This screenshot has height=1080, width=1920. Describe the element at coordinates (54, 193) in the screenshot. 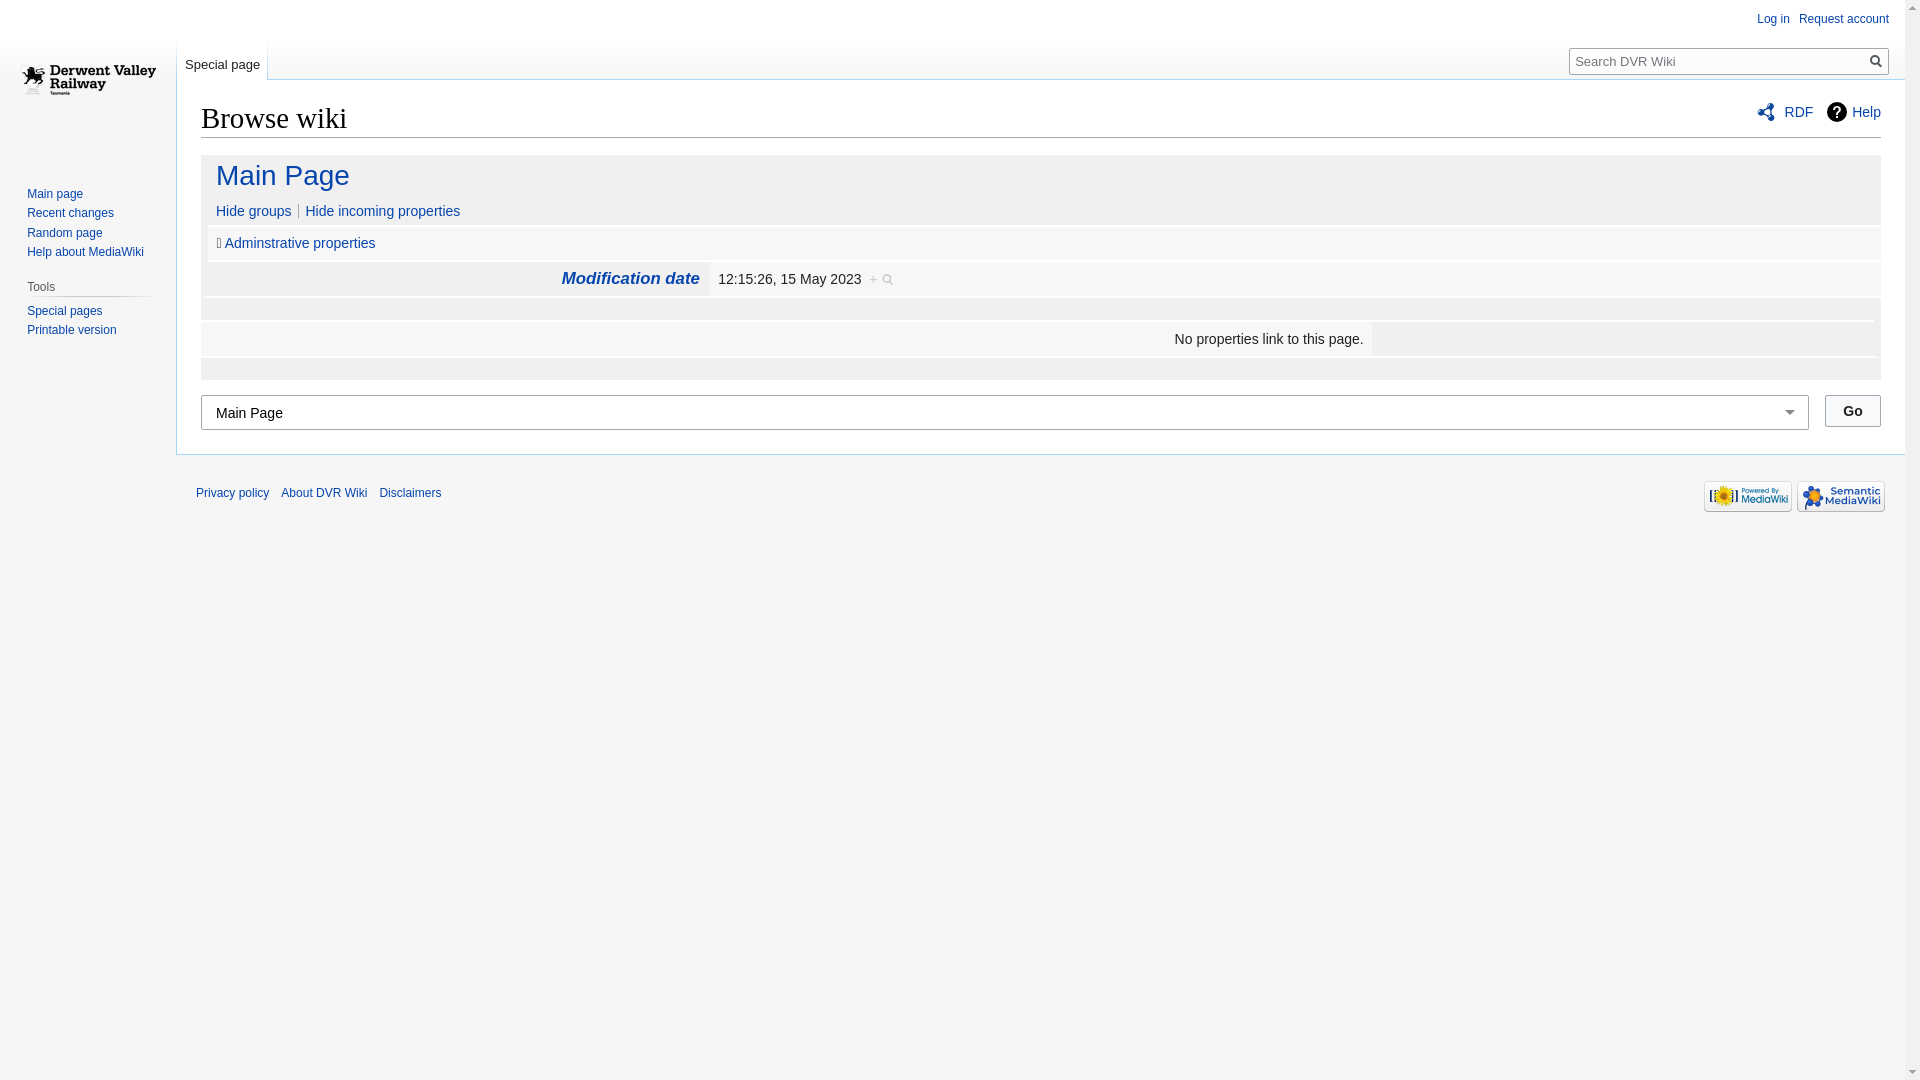

I see `'Main page'` at that location.